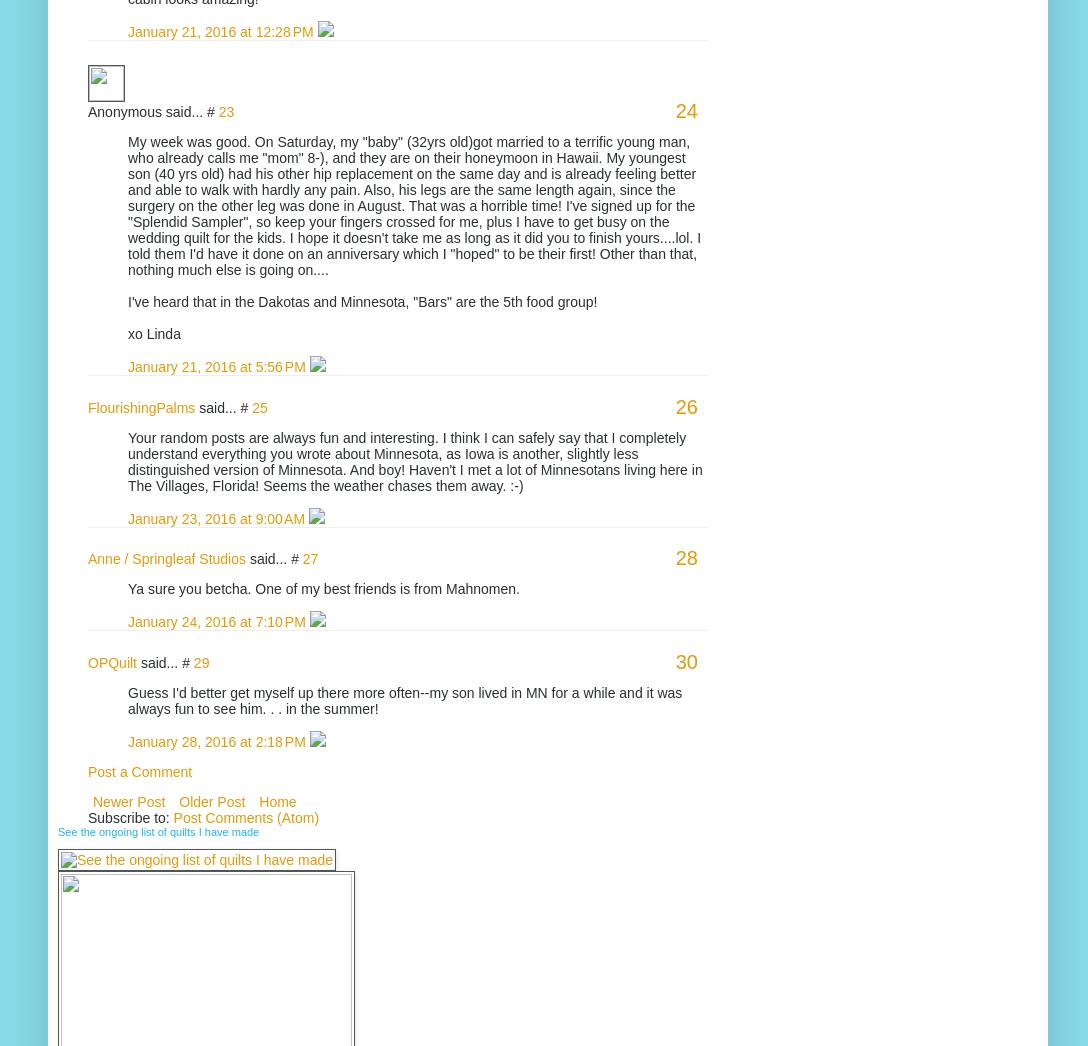 The image size is (1088, 1046). I want to click on 'January 21, 2016 at 5:56 PM', so click(217, 364).